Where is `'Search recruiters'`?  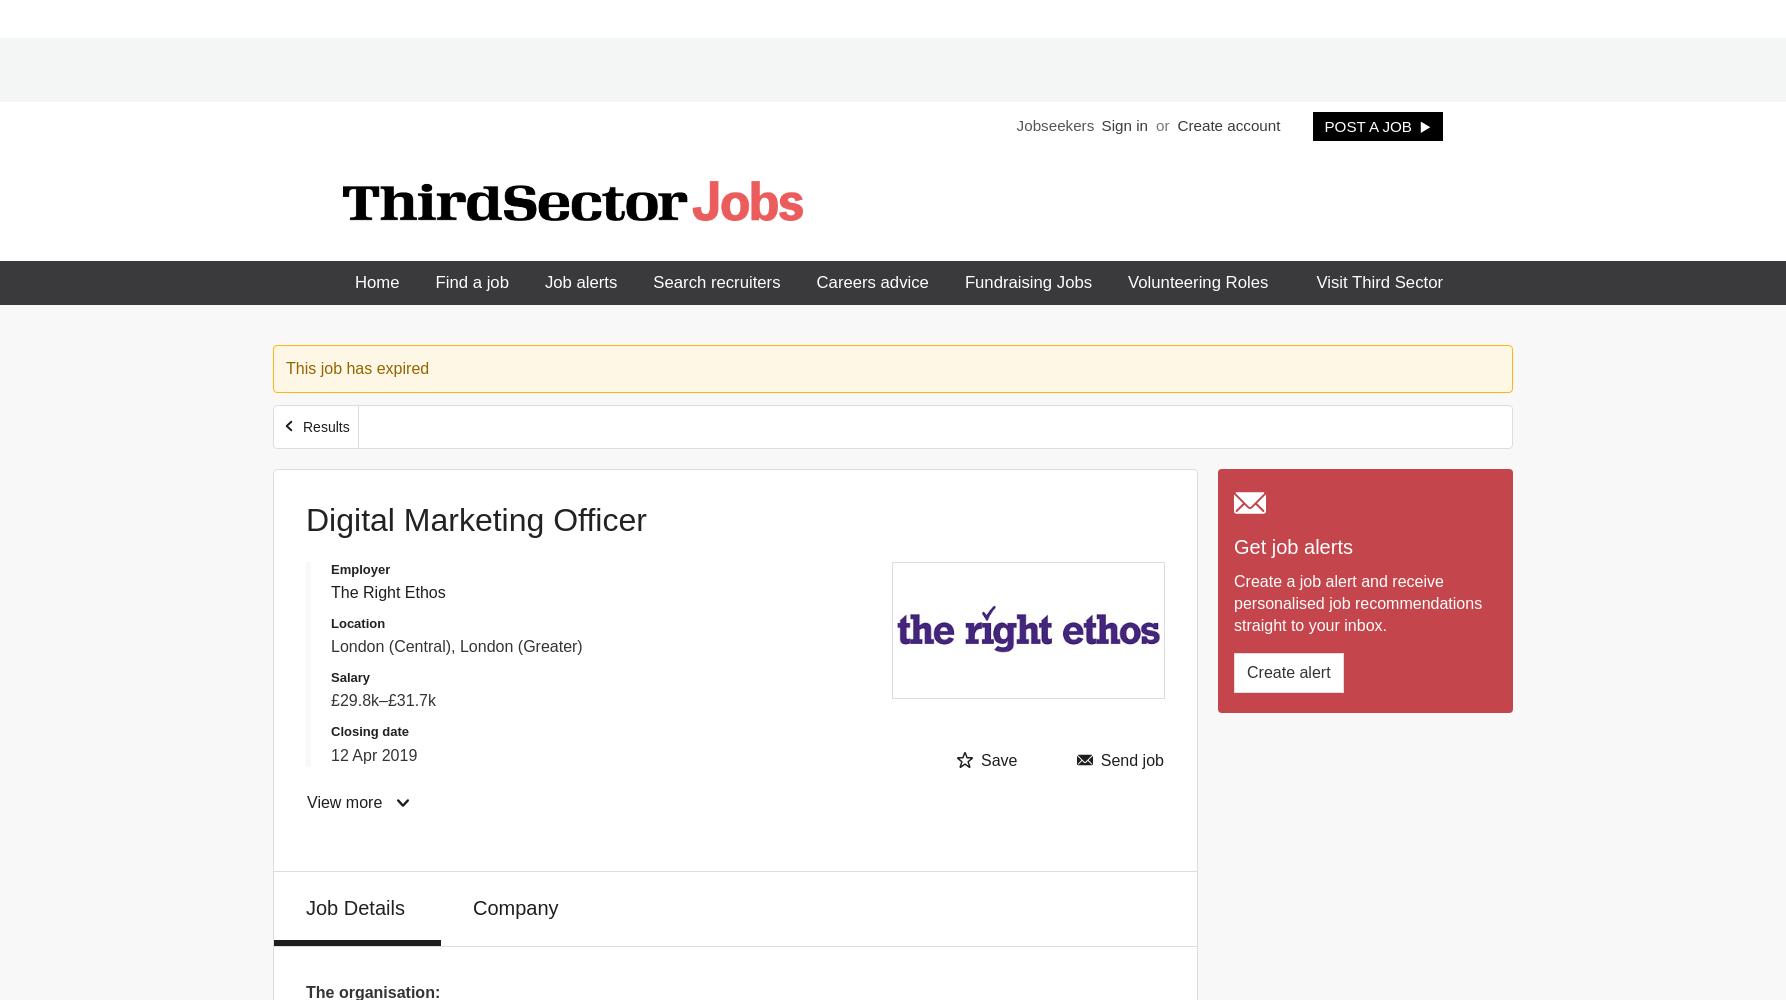 'Search recruiters' is located at coordinates (716, 282).